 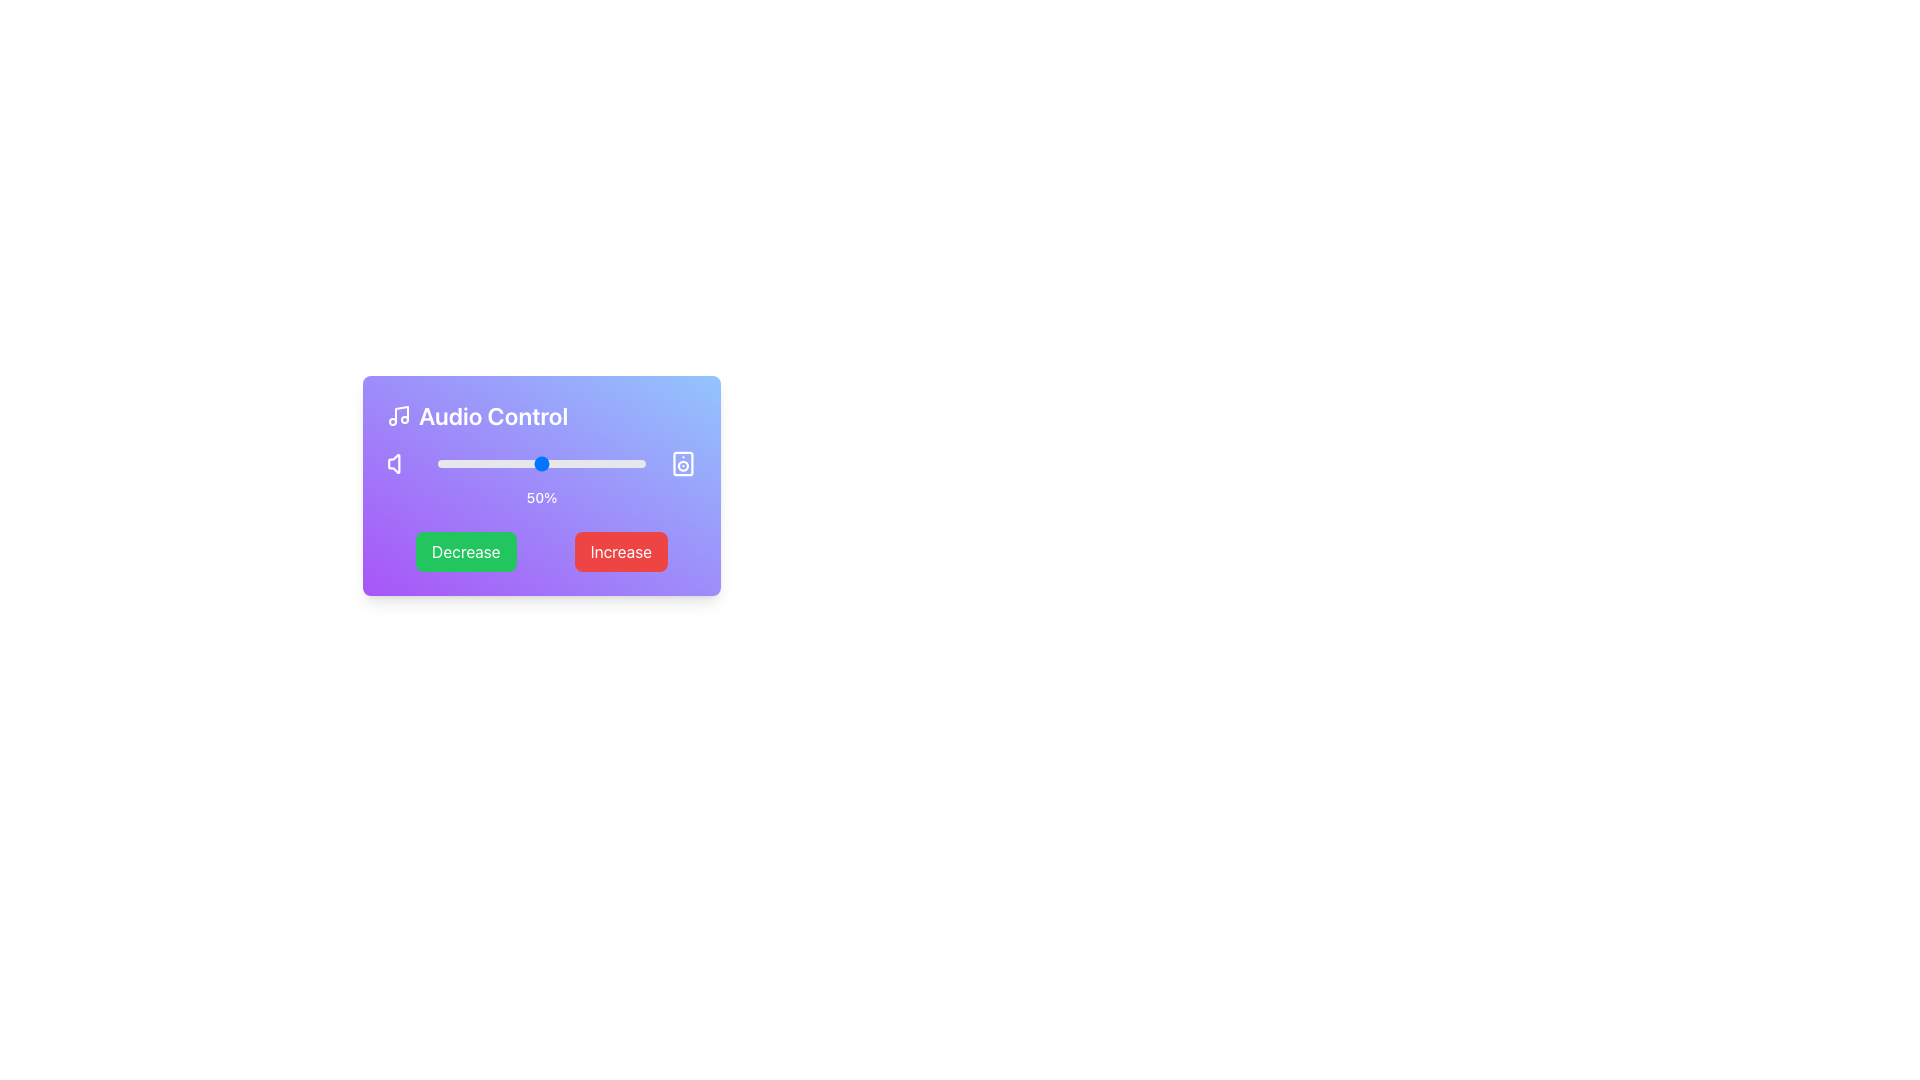 What do you see at coordinates (586, 463) in the screenshot?
I see `volume` at bounding box center [586, 463].